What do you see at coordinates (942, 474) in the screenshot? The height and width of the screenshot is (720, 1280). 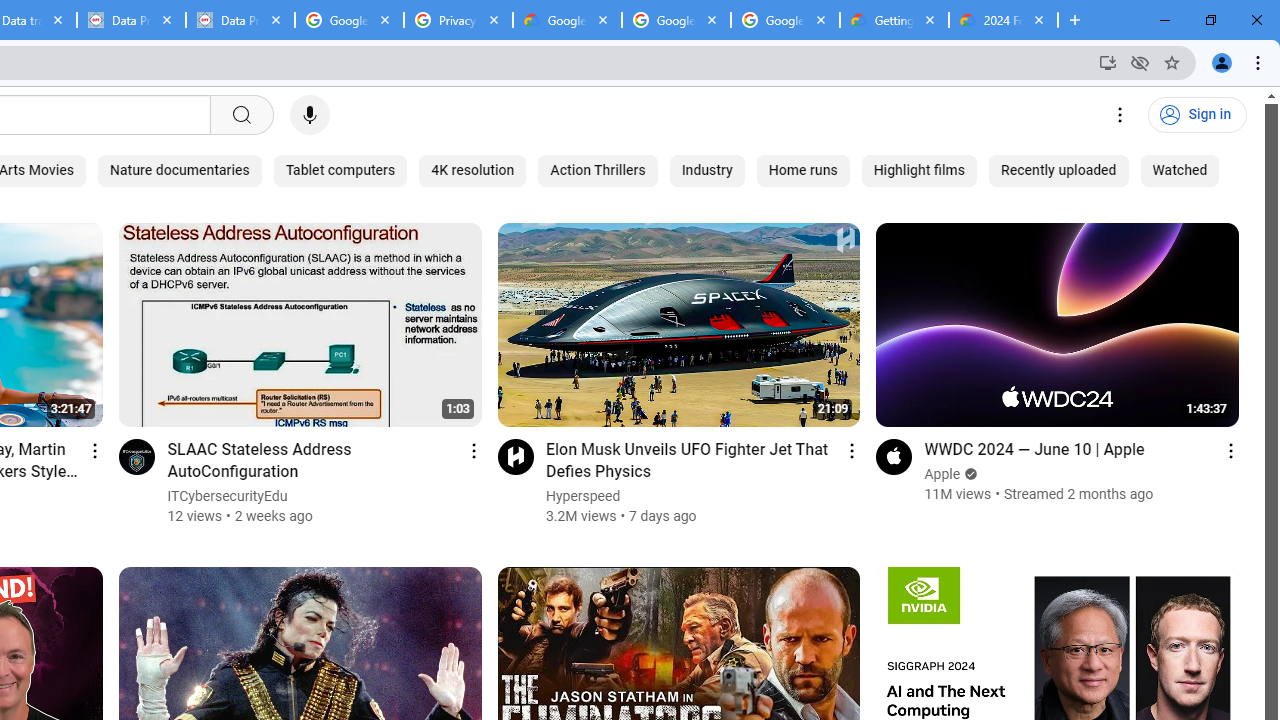 I see `'Apple'` at bounding box center [942, 474].